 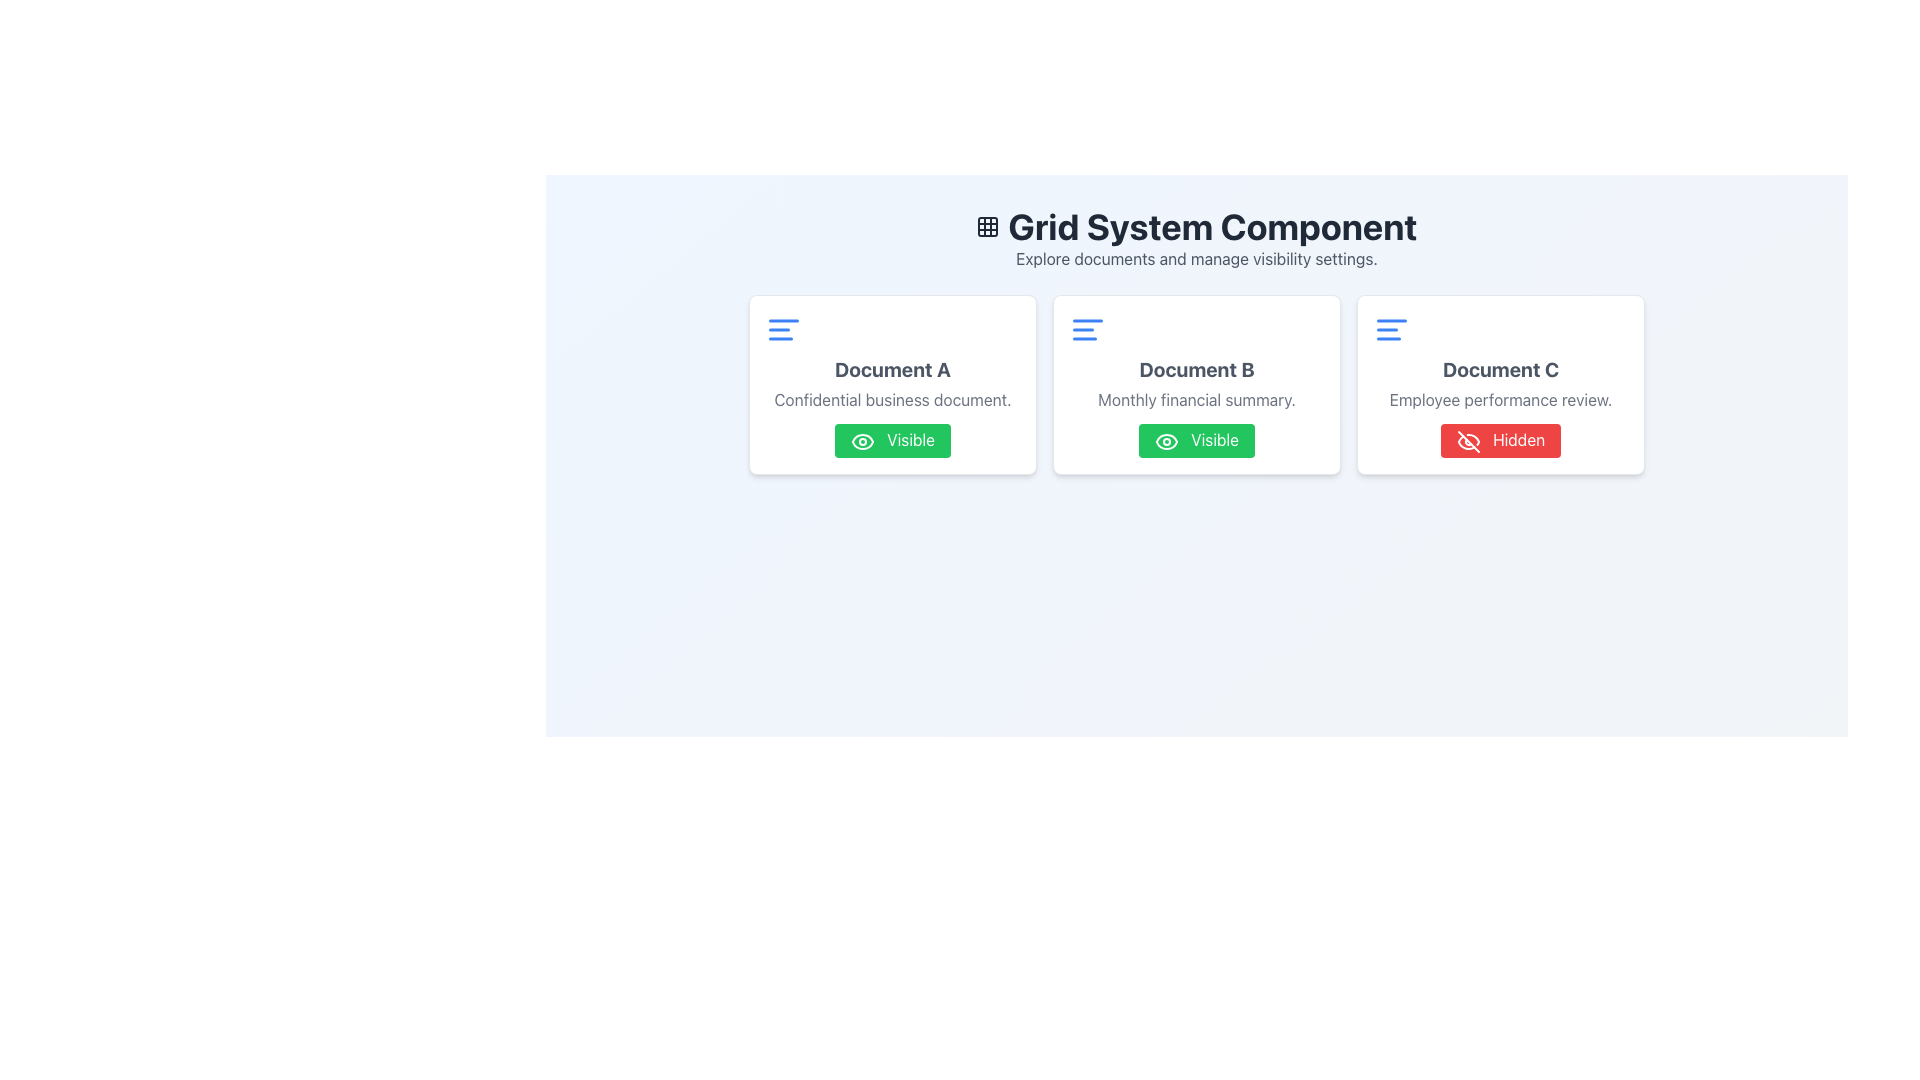 What do you see at coordinates (988, 226) in the screenshot?
I see `the grid icon located at the beginning of the 'Grid System Component' header` at bounding box center [988, 226].